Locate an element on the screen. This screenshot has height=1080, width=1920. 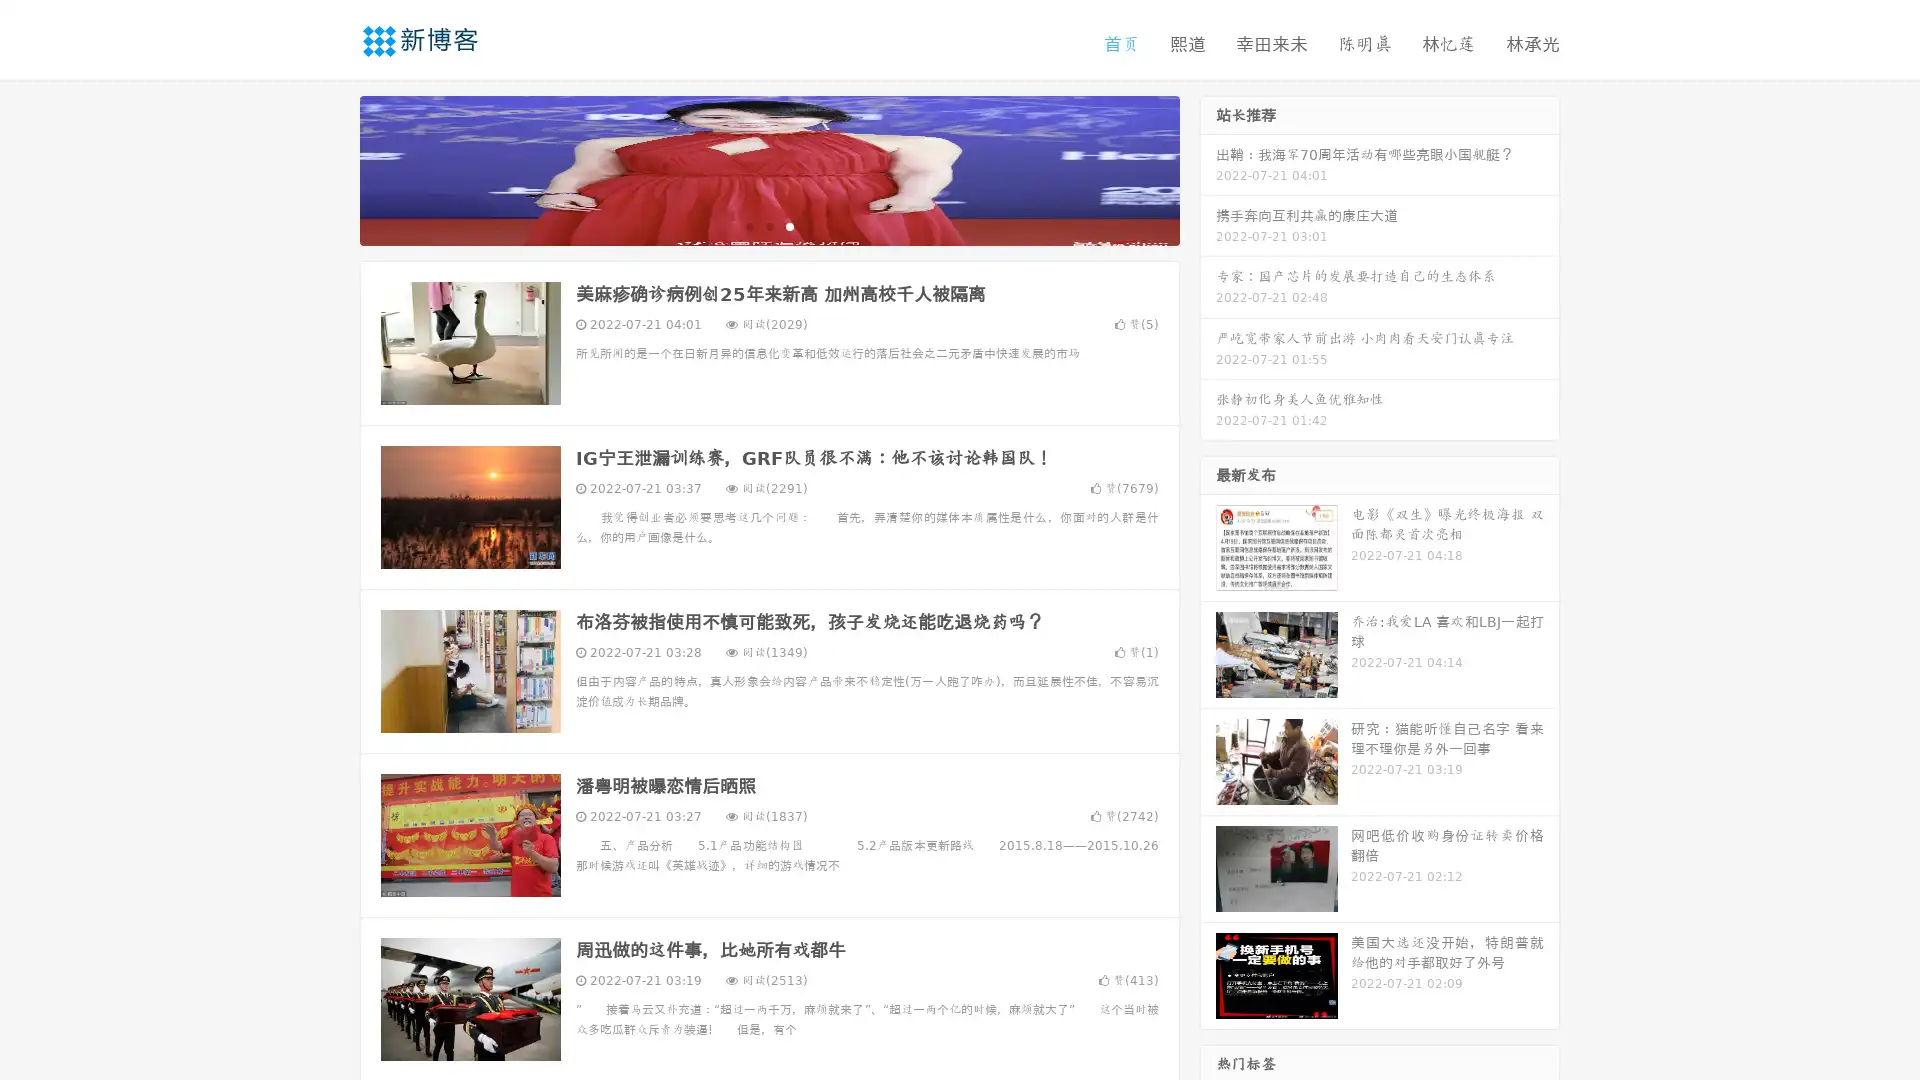
Go to slide 1 is located at coordinates (748, 225).